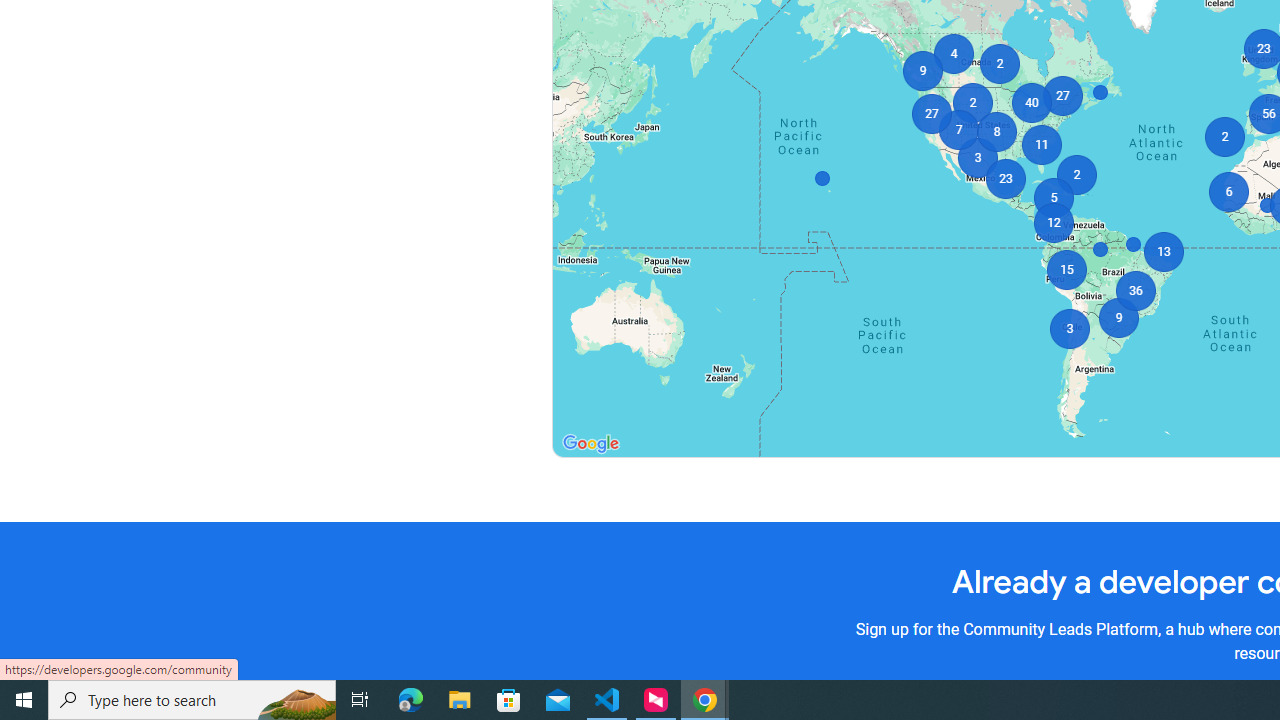 The height and width of the screenshot is (720, 1280). Describe the element at coordinates (1052, 223) in the screenshot. I see `'12'` at that location.